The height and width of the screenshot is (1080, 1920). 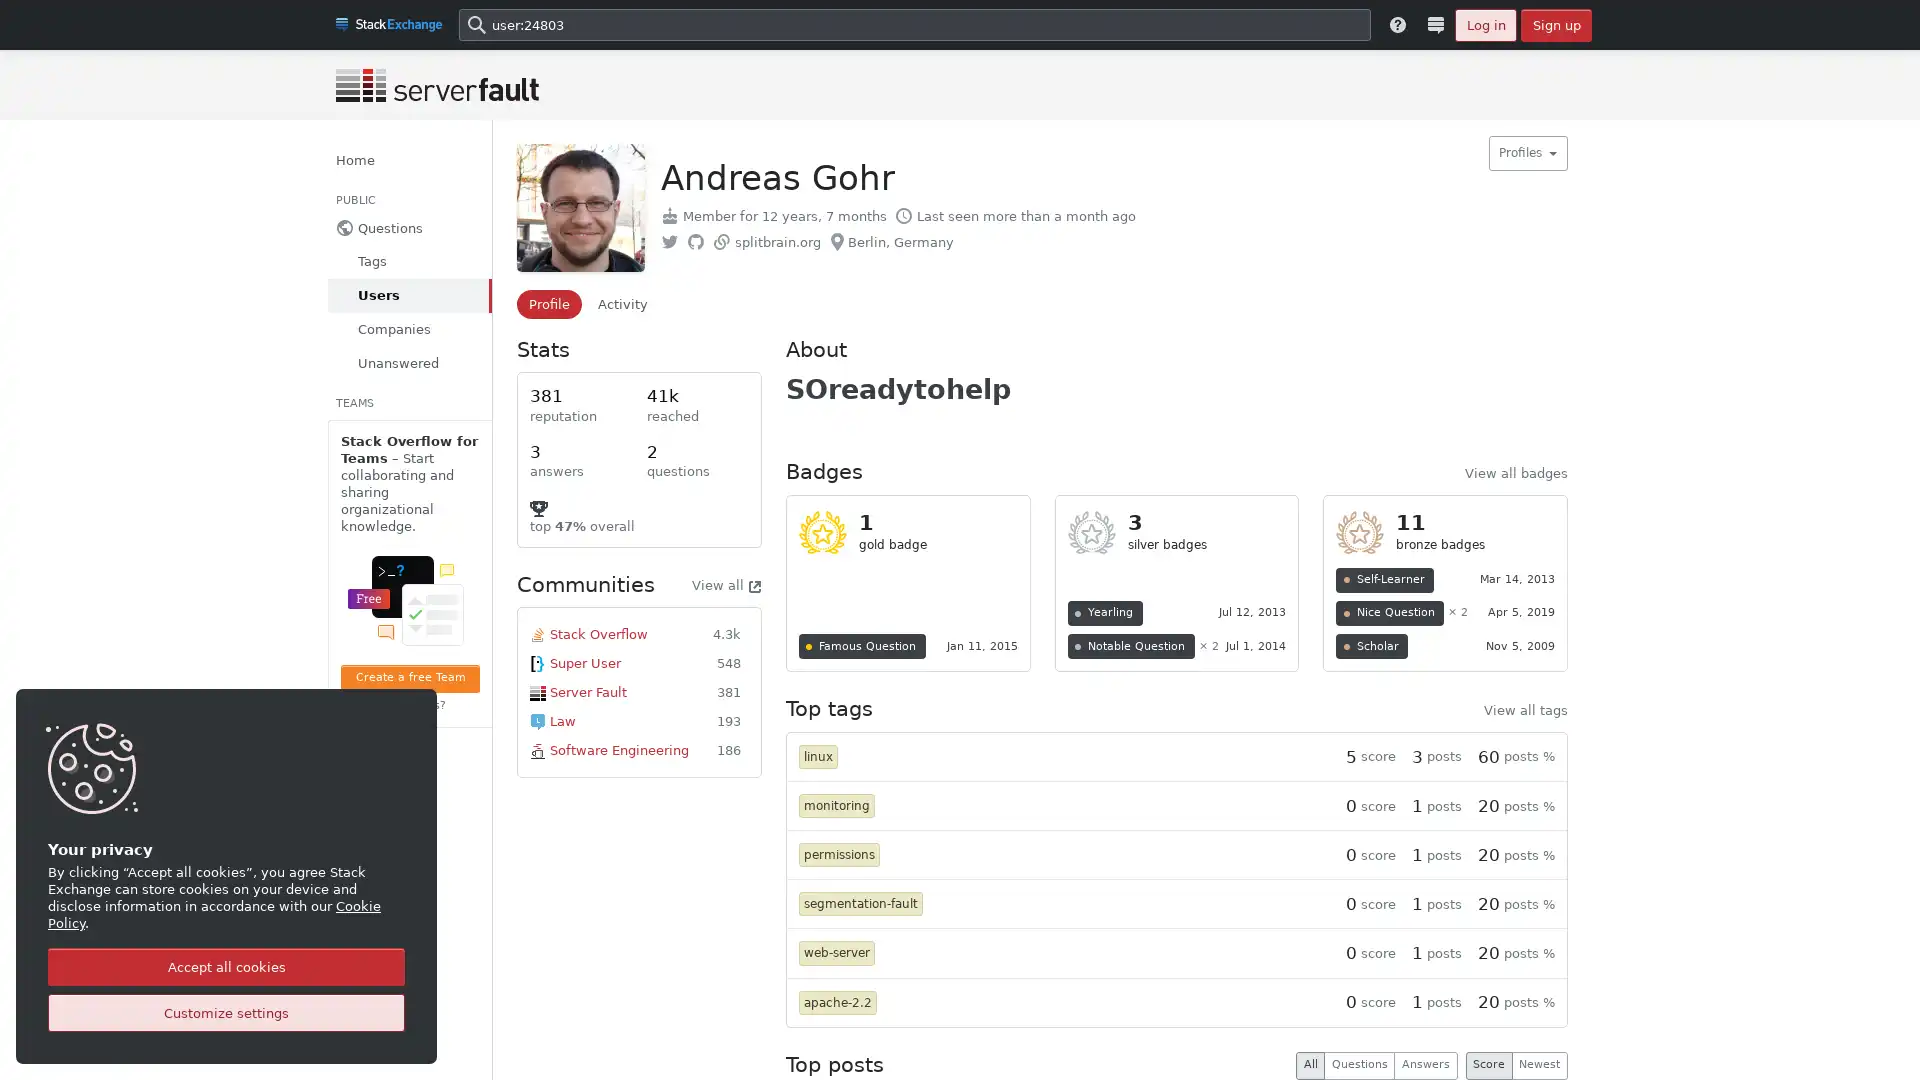 I want to click on Customize settings, so click(x=226, y=1013).